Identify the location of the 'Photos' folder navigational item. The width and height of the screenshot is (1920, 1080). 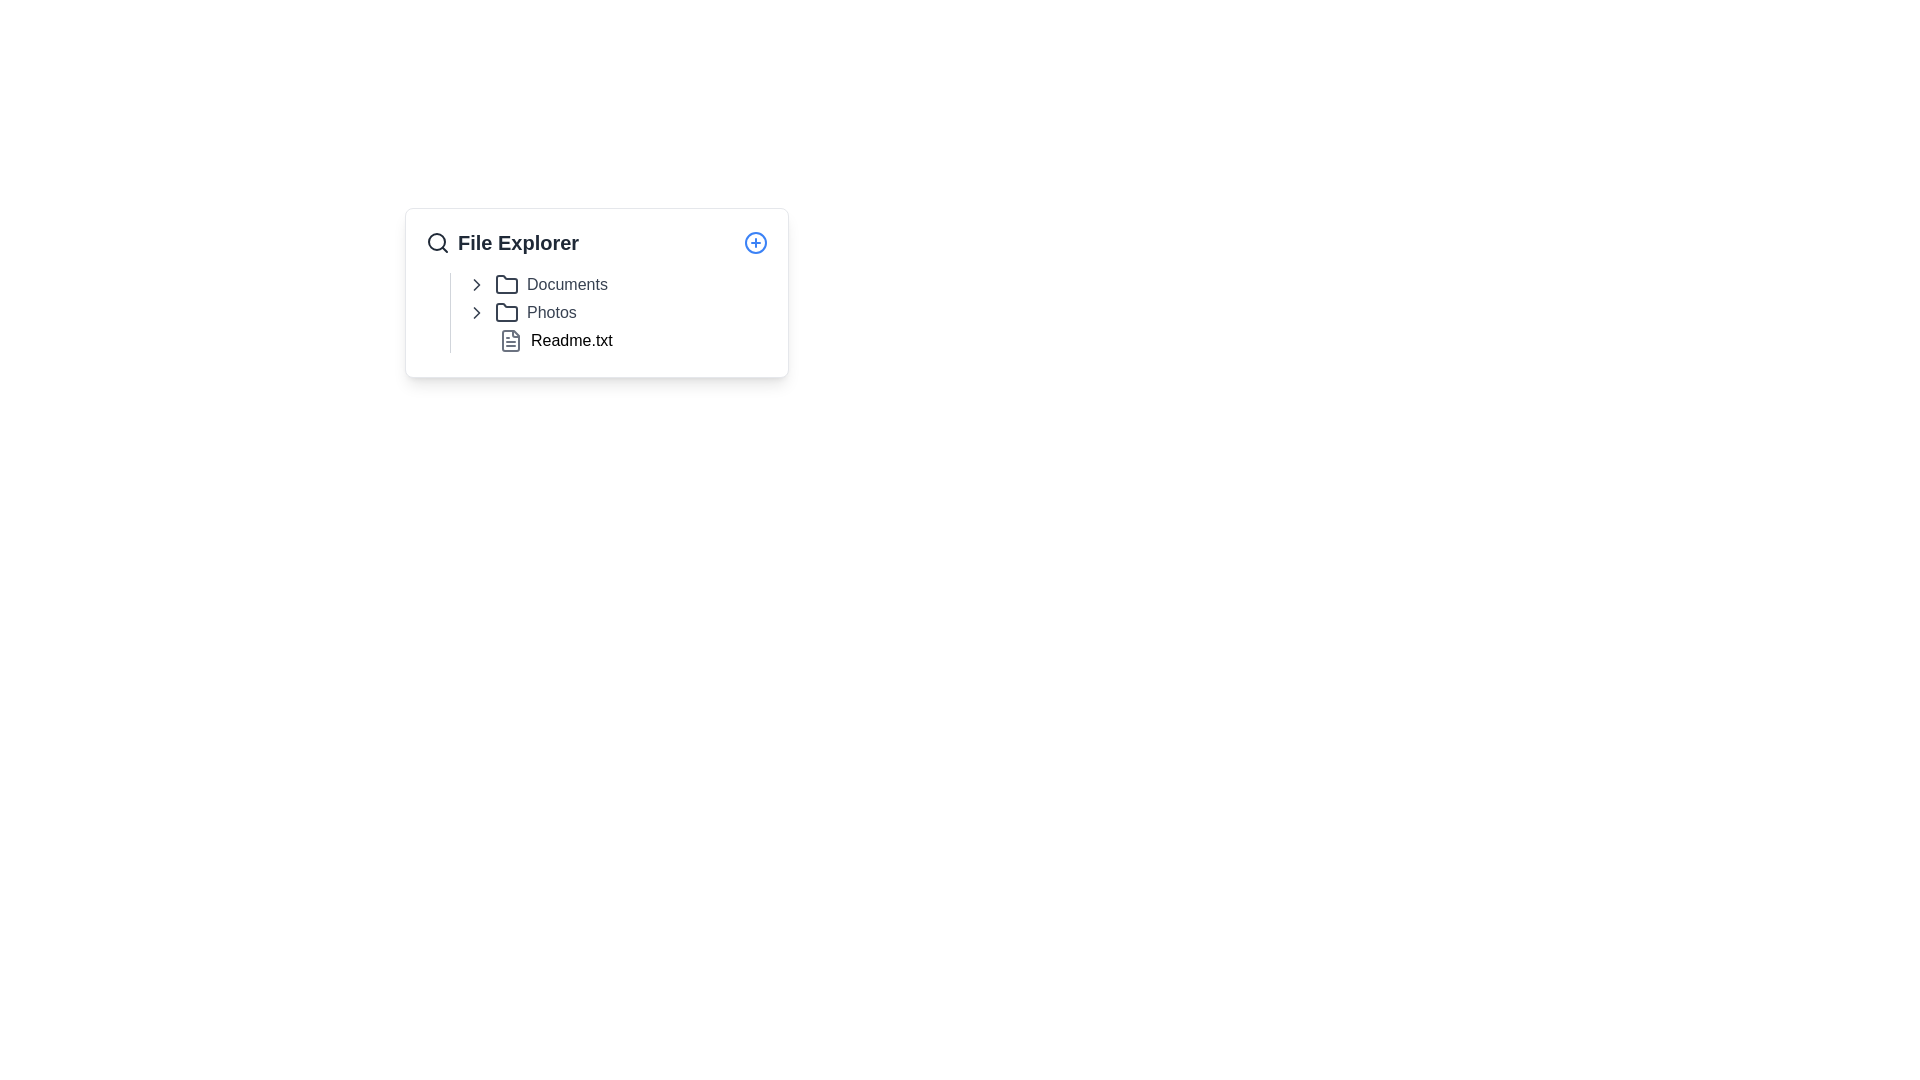
(521, 312).